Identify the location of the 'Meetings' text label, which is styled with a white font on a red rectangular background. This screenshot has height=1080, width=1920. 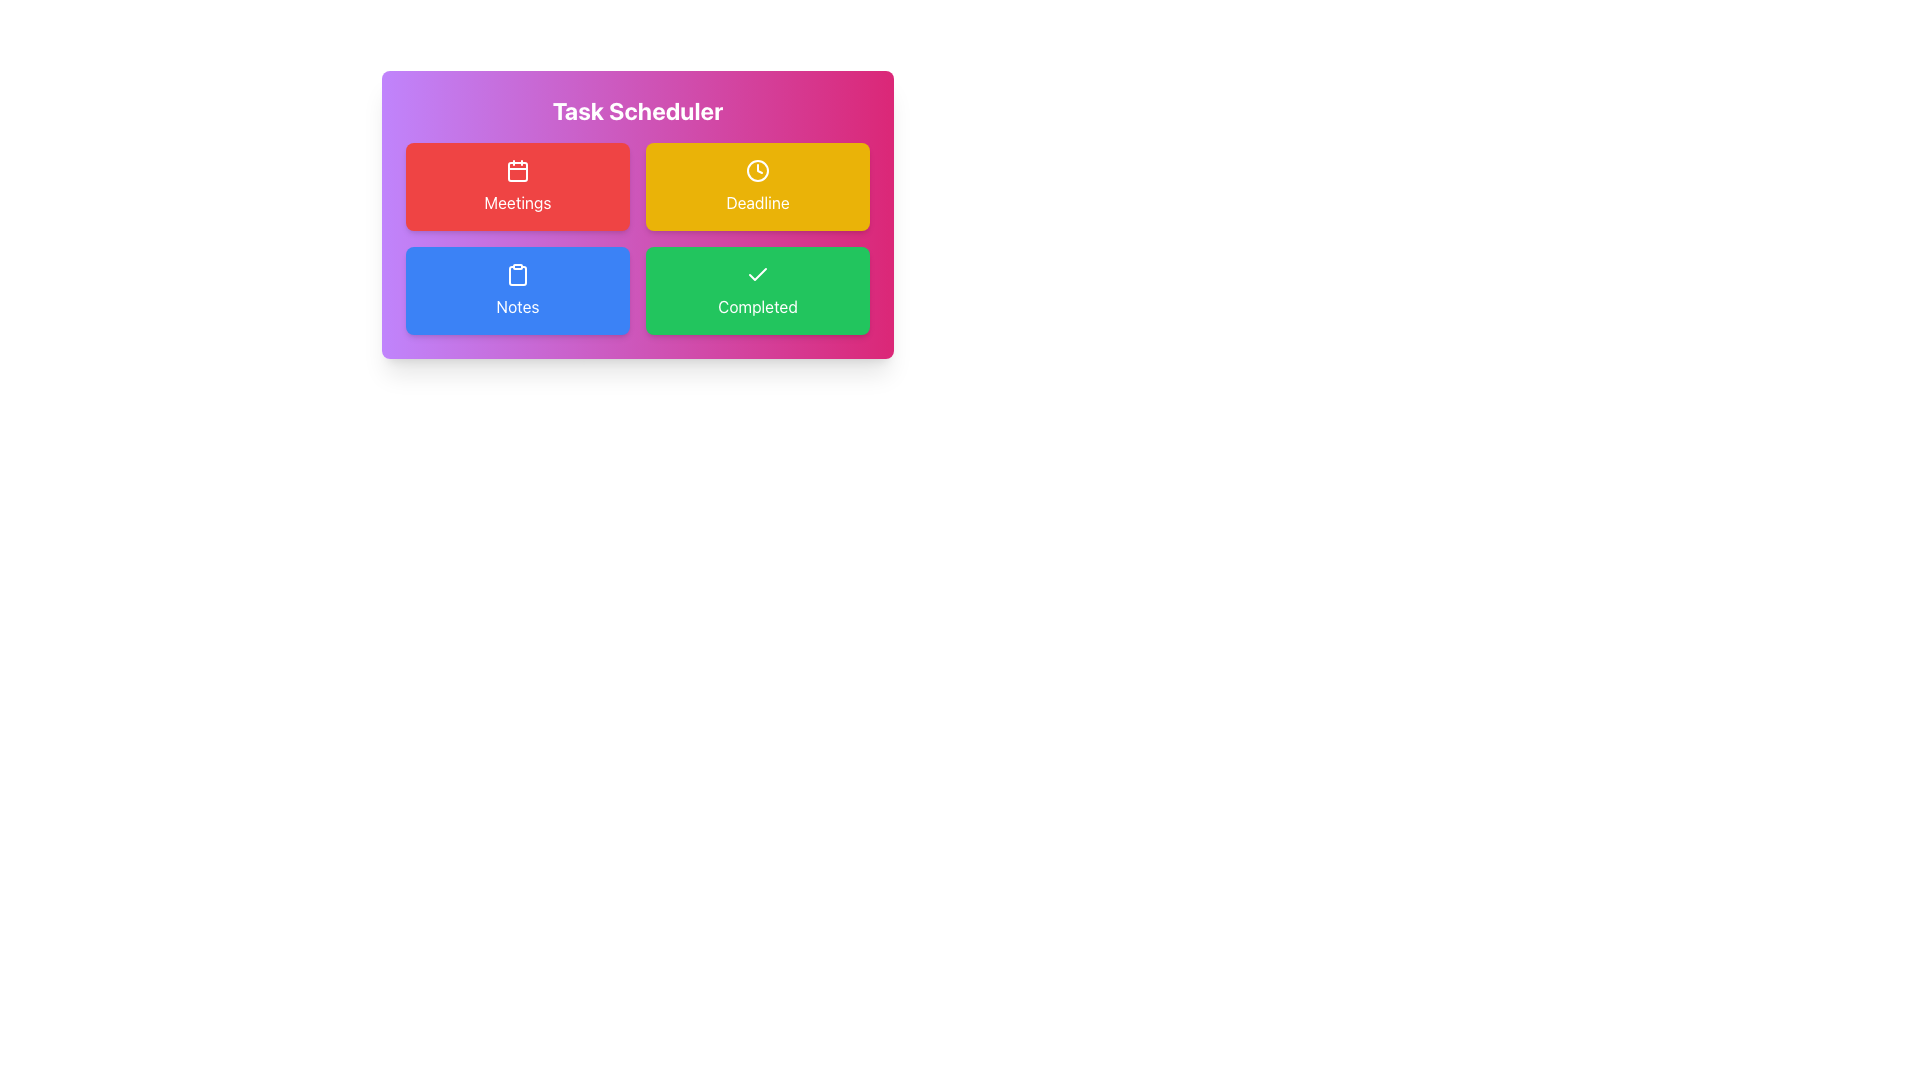
(518, 203).